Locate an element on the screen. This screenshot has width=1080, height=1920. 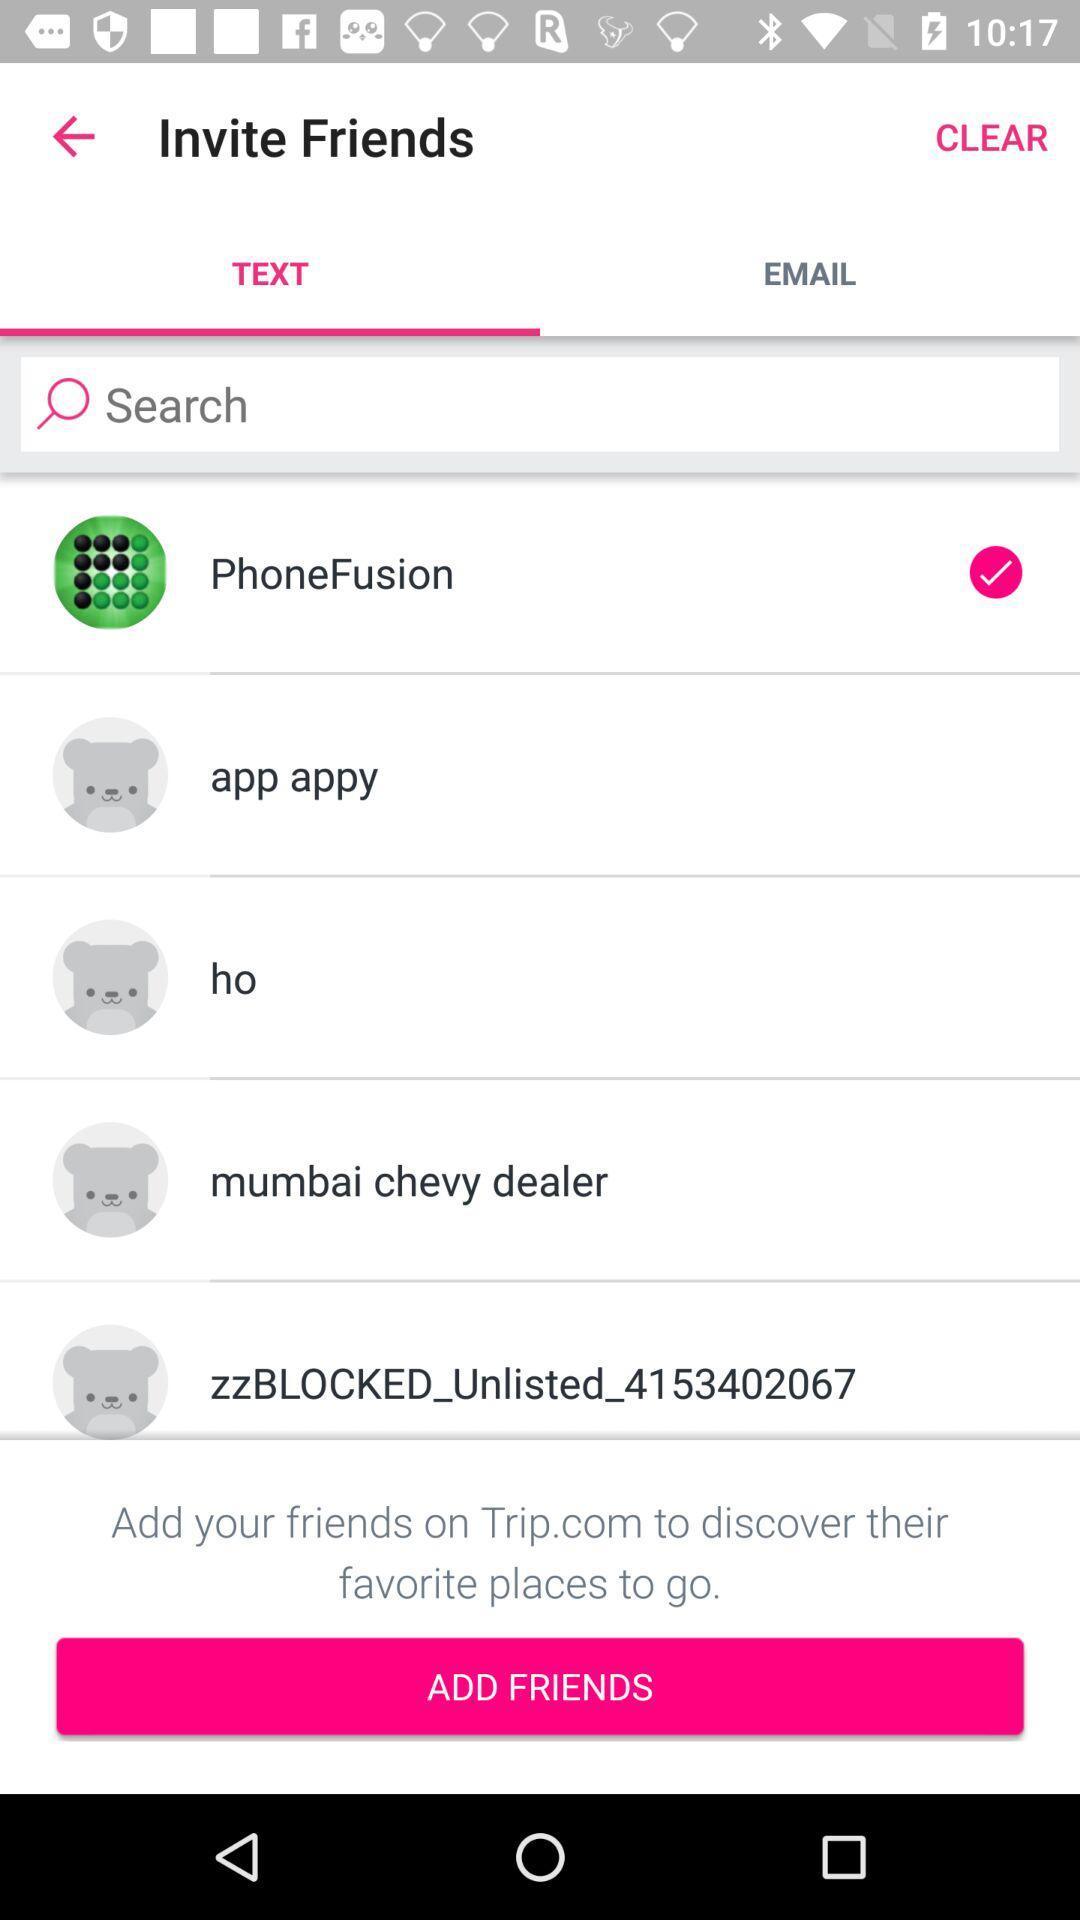
the icon below ho icon is located at coordinates (617, 1179).